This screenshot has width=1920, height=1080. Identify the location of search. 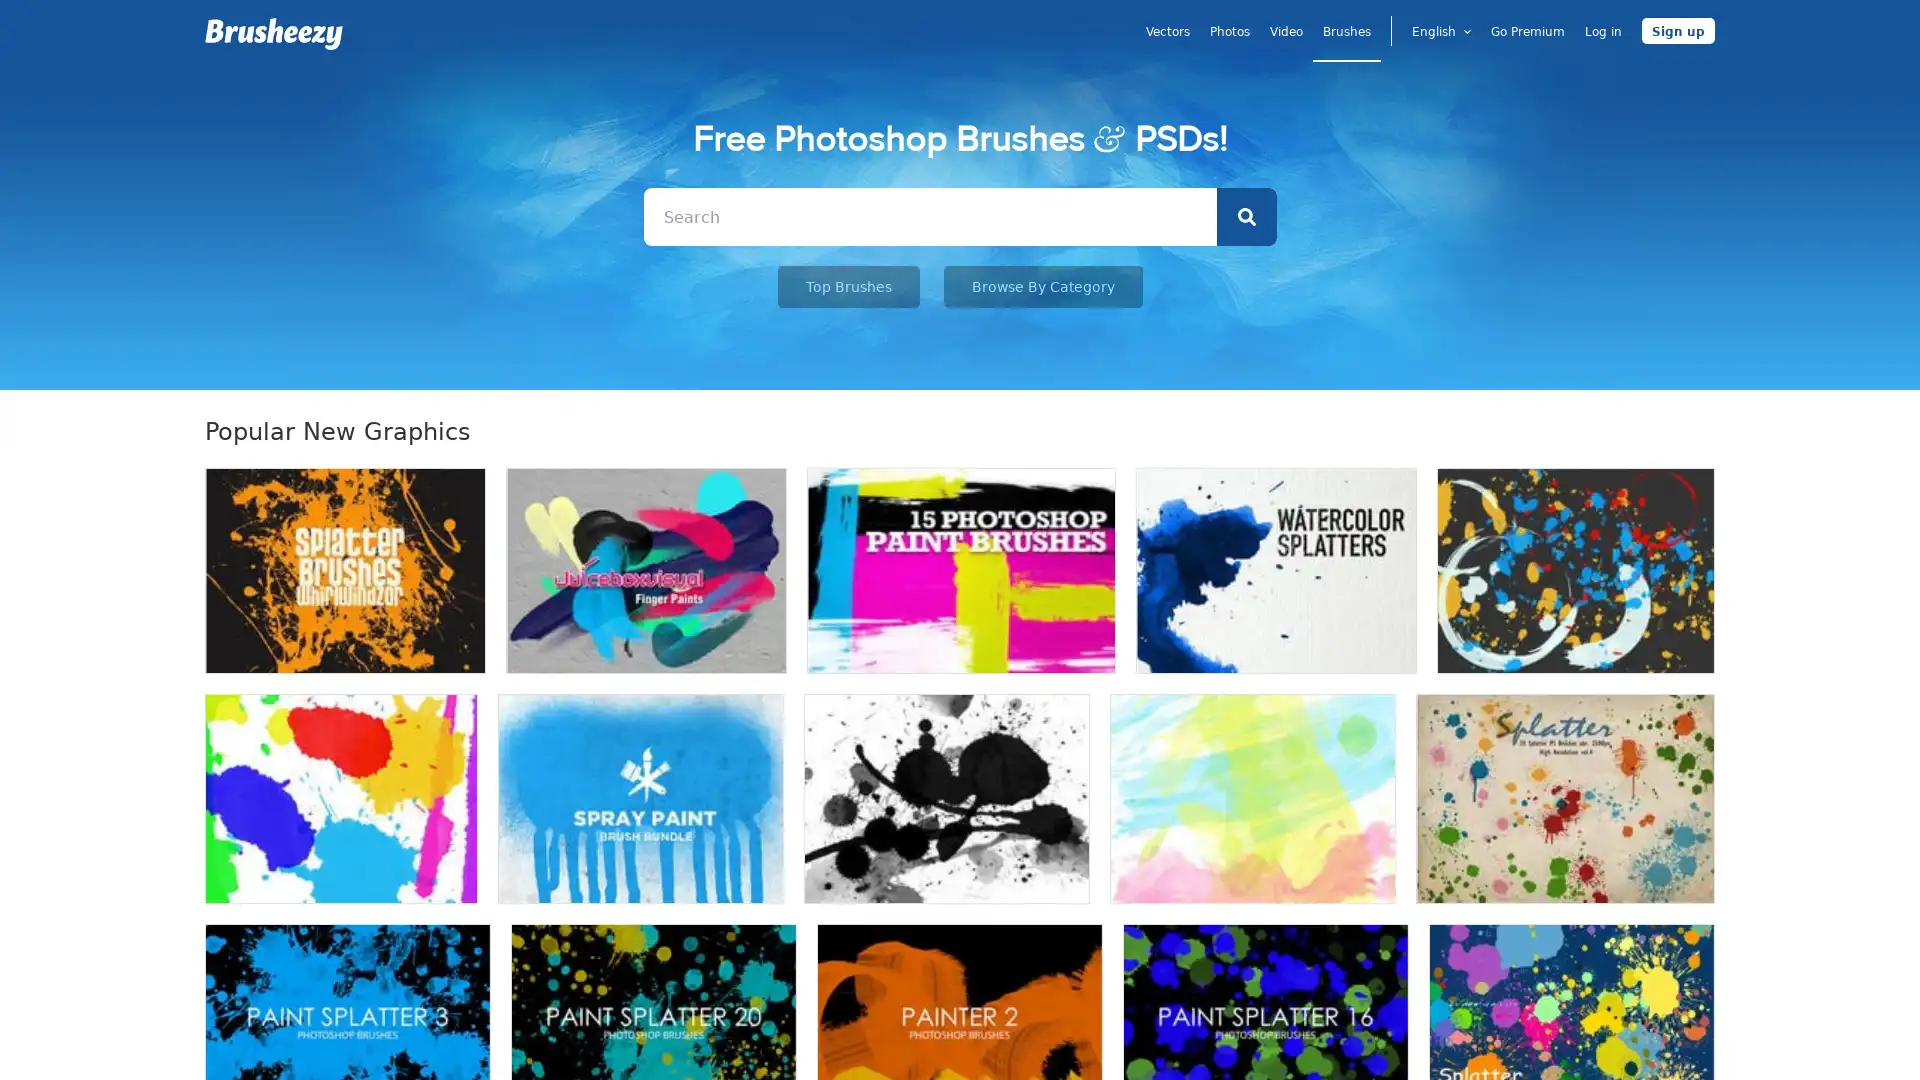
(1245, 216).